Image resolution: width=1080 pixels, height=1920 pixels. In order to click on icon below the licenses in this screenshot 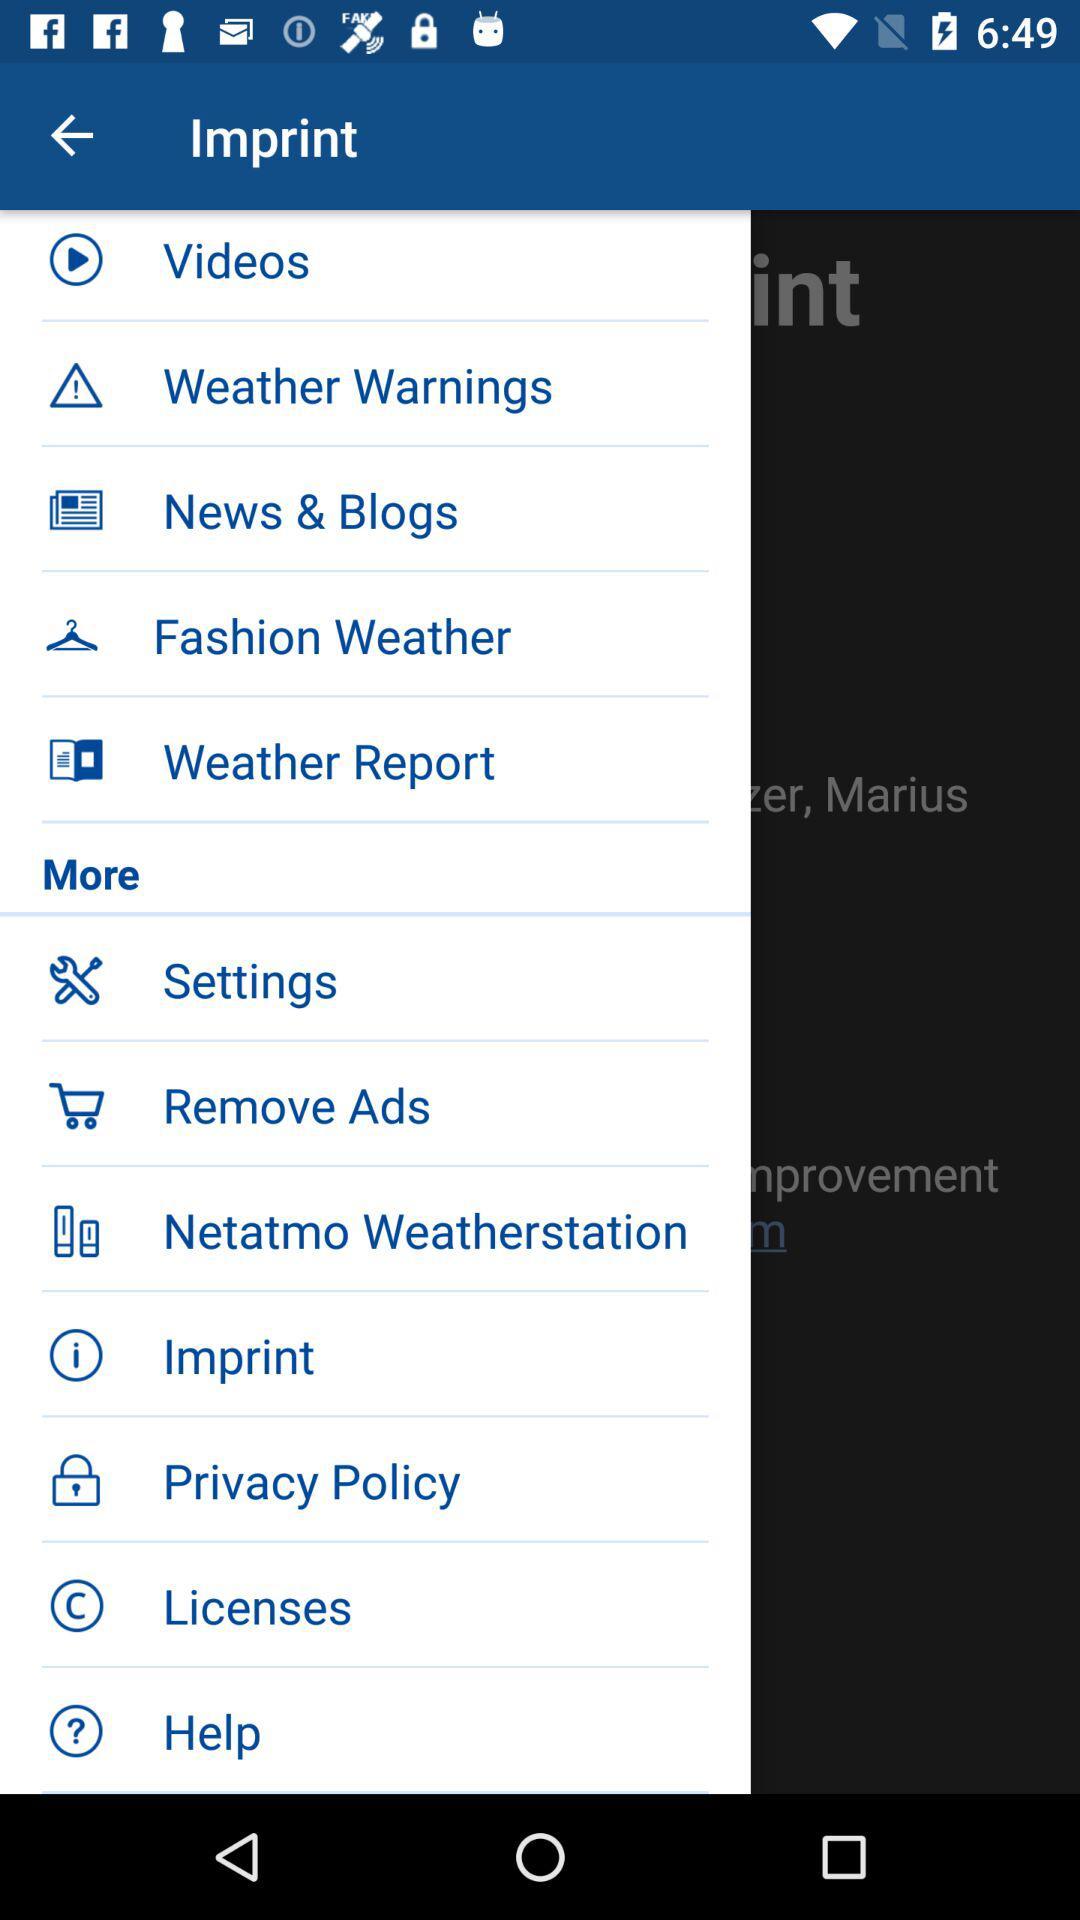, I will do `click(434, 1730)`.